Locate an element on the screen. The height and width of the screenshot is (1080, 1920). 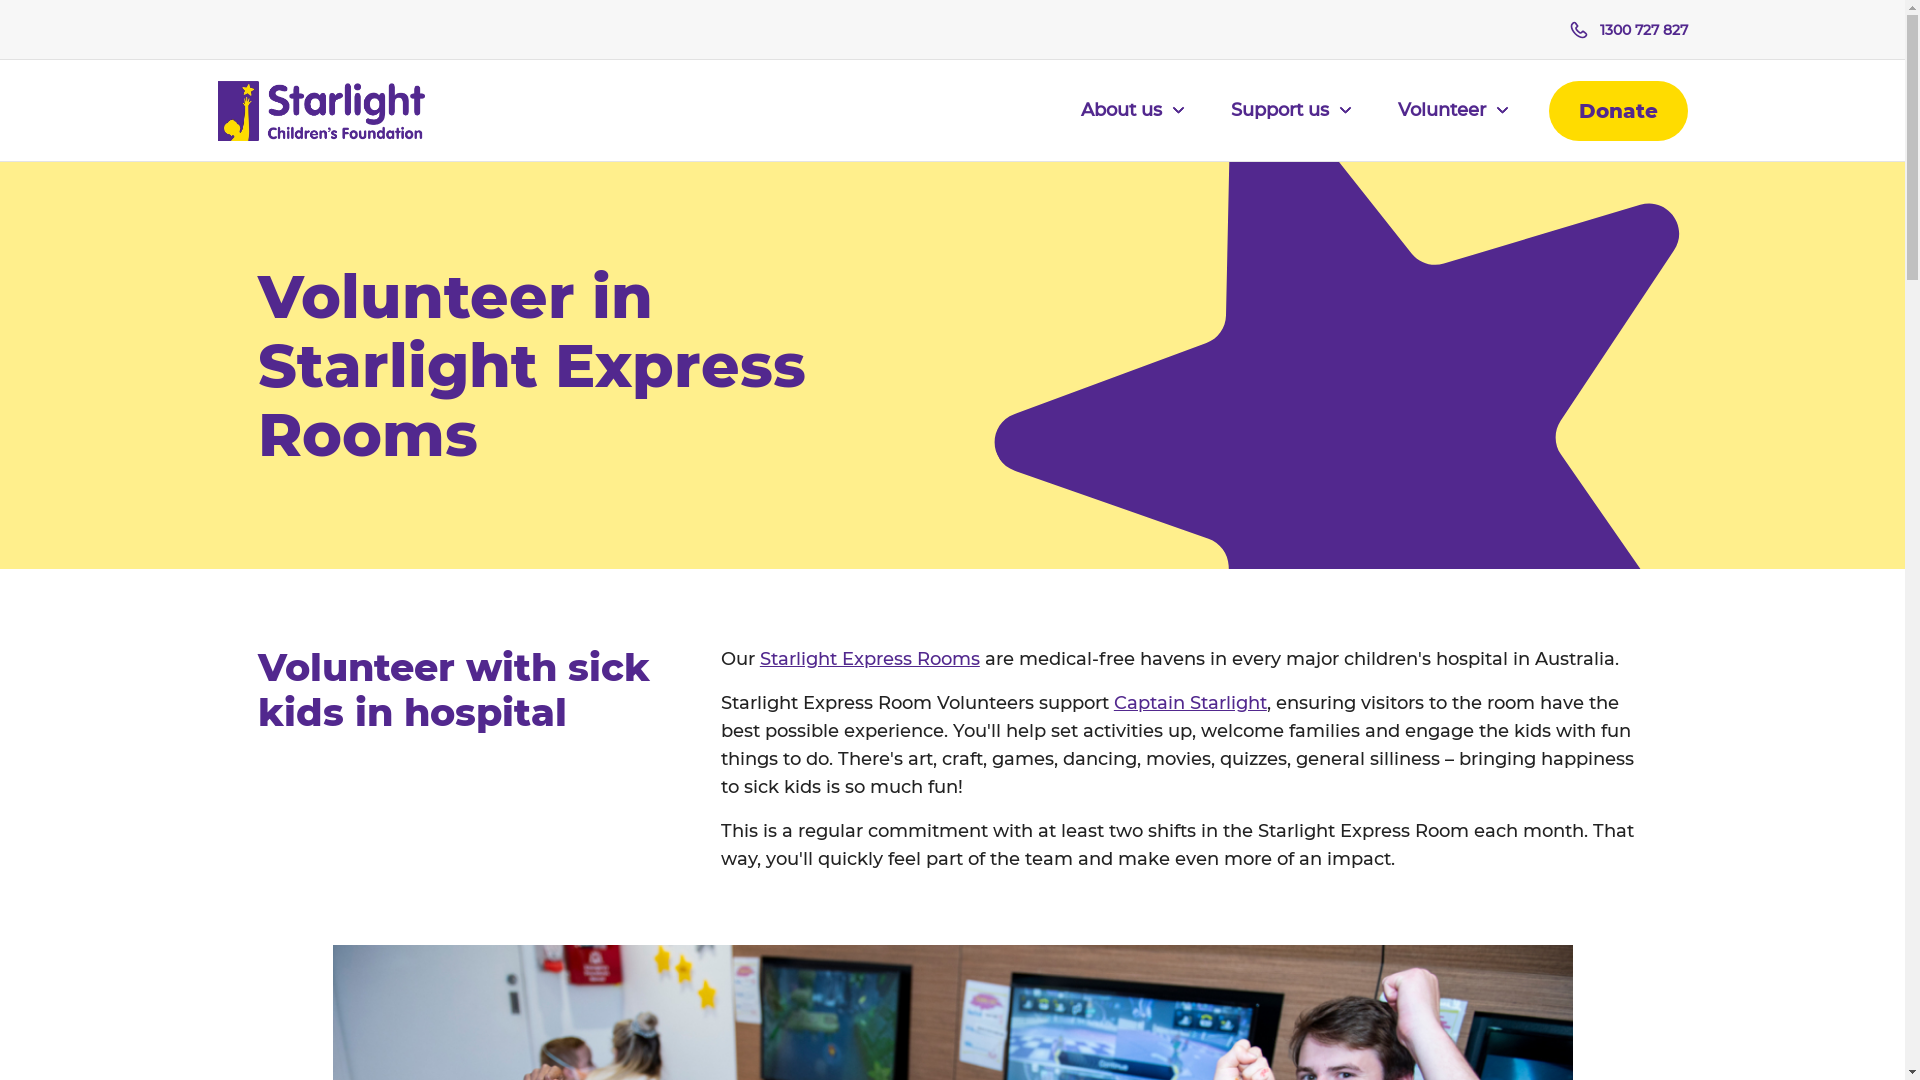
'Support us' is located at coordinates (1228, 121).